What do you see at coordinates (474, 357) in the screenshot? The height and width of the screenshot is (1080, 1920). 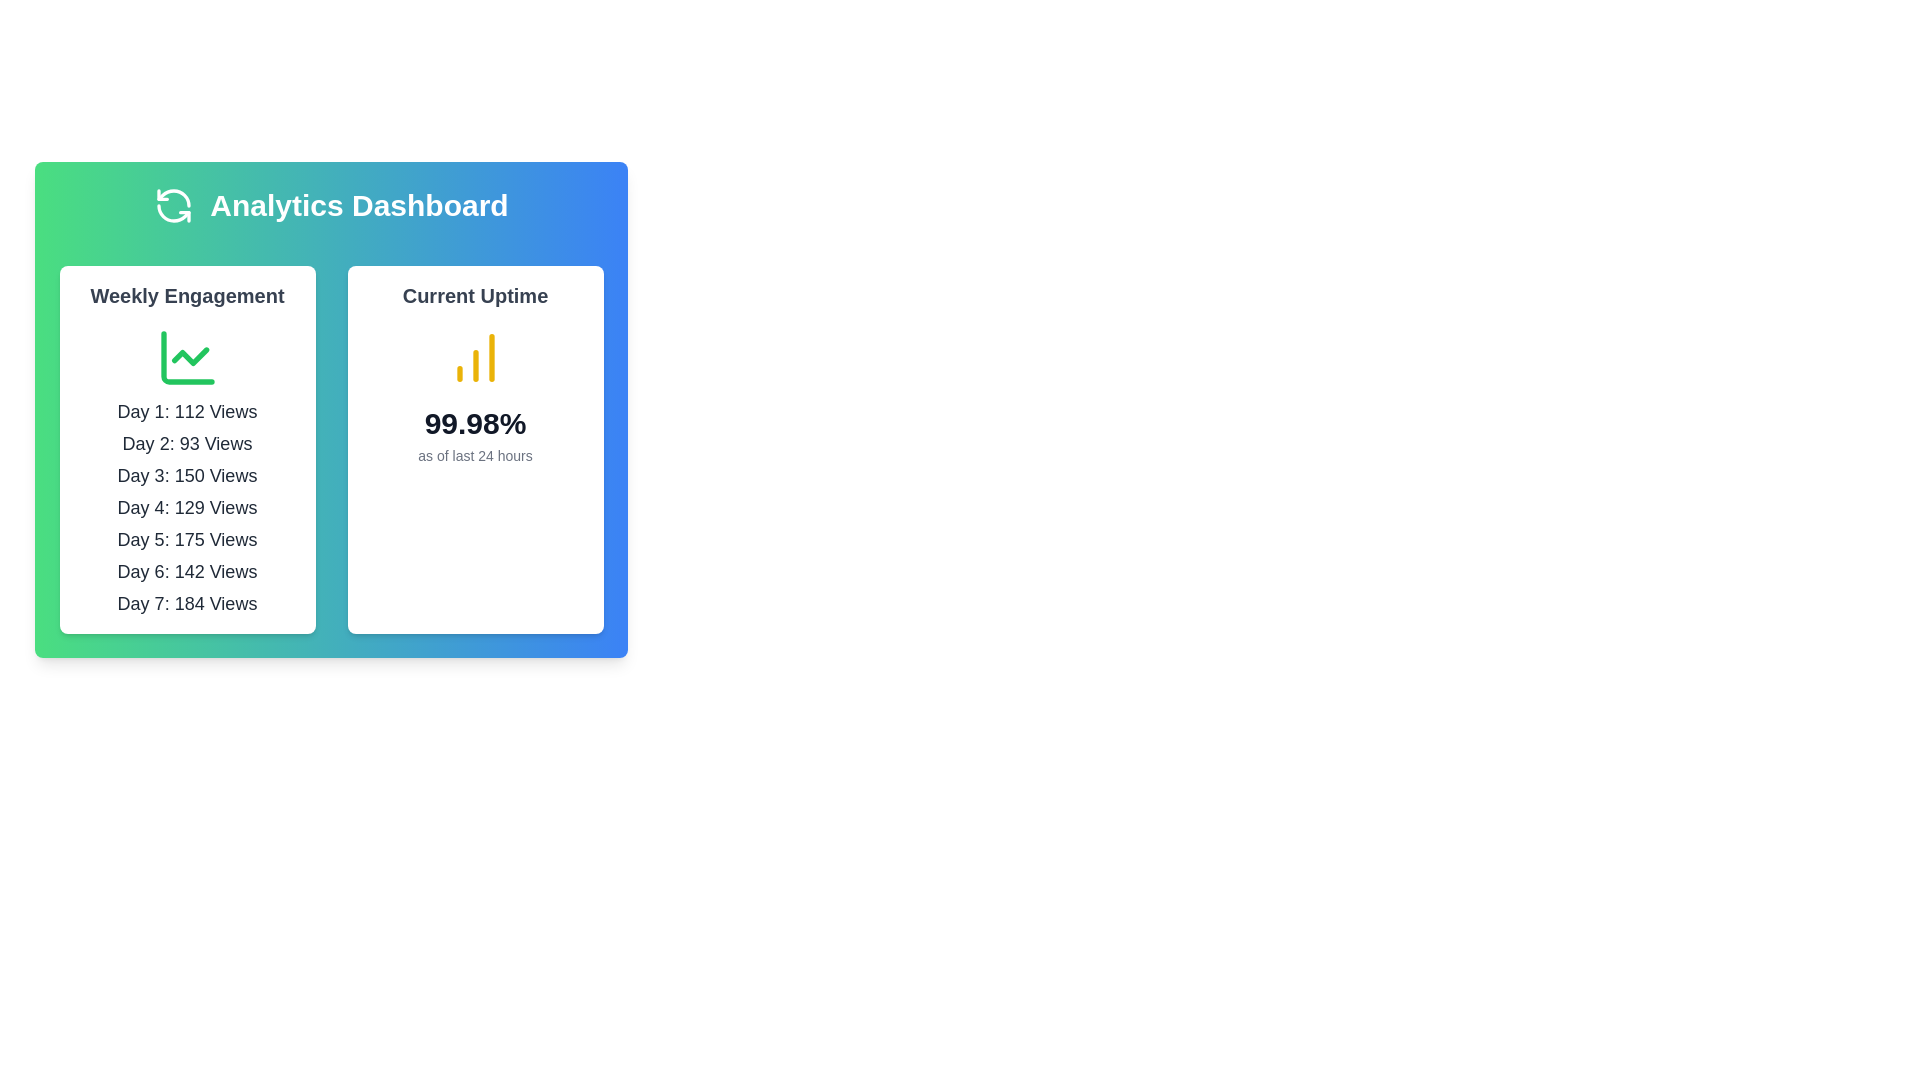 I see `the vertical bar chart icon, which consists of three ascending yellow bars indicating a growth trend, located centrally within the 'Current Uptime' card in the blue-themed analytics dashboard` at bounding box center [474, 357].